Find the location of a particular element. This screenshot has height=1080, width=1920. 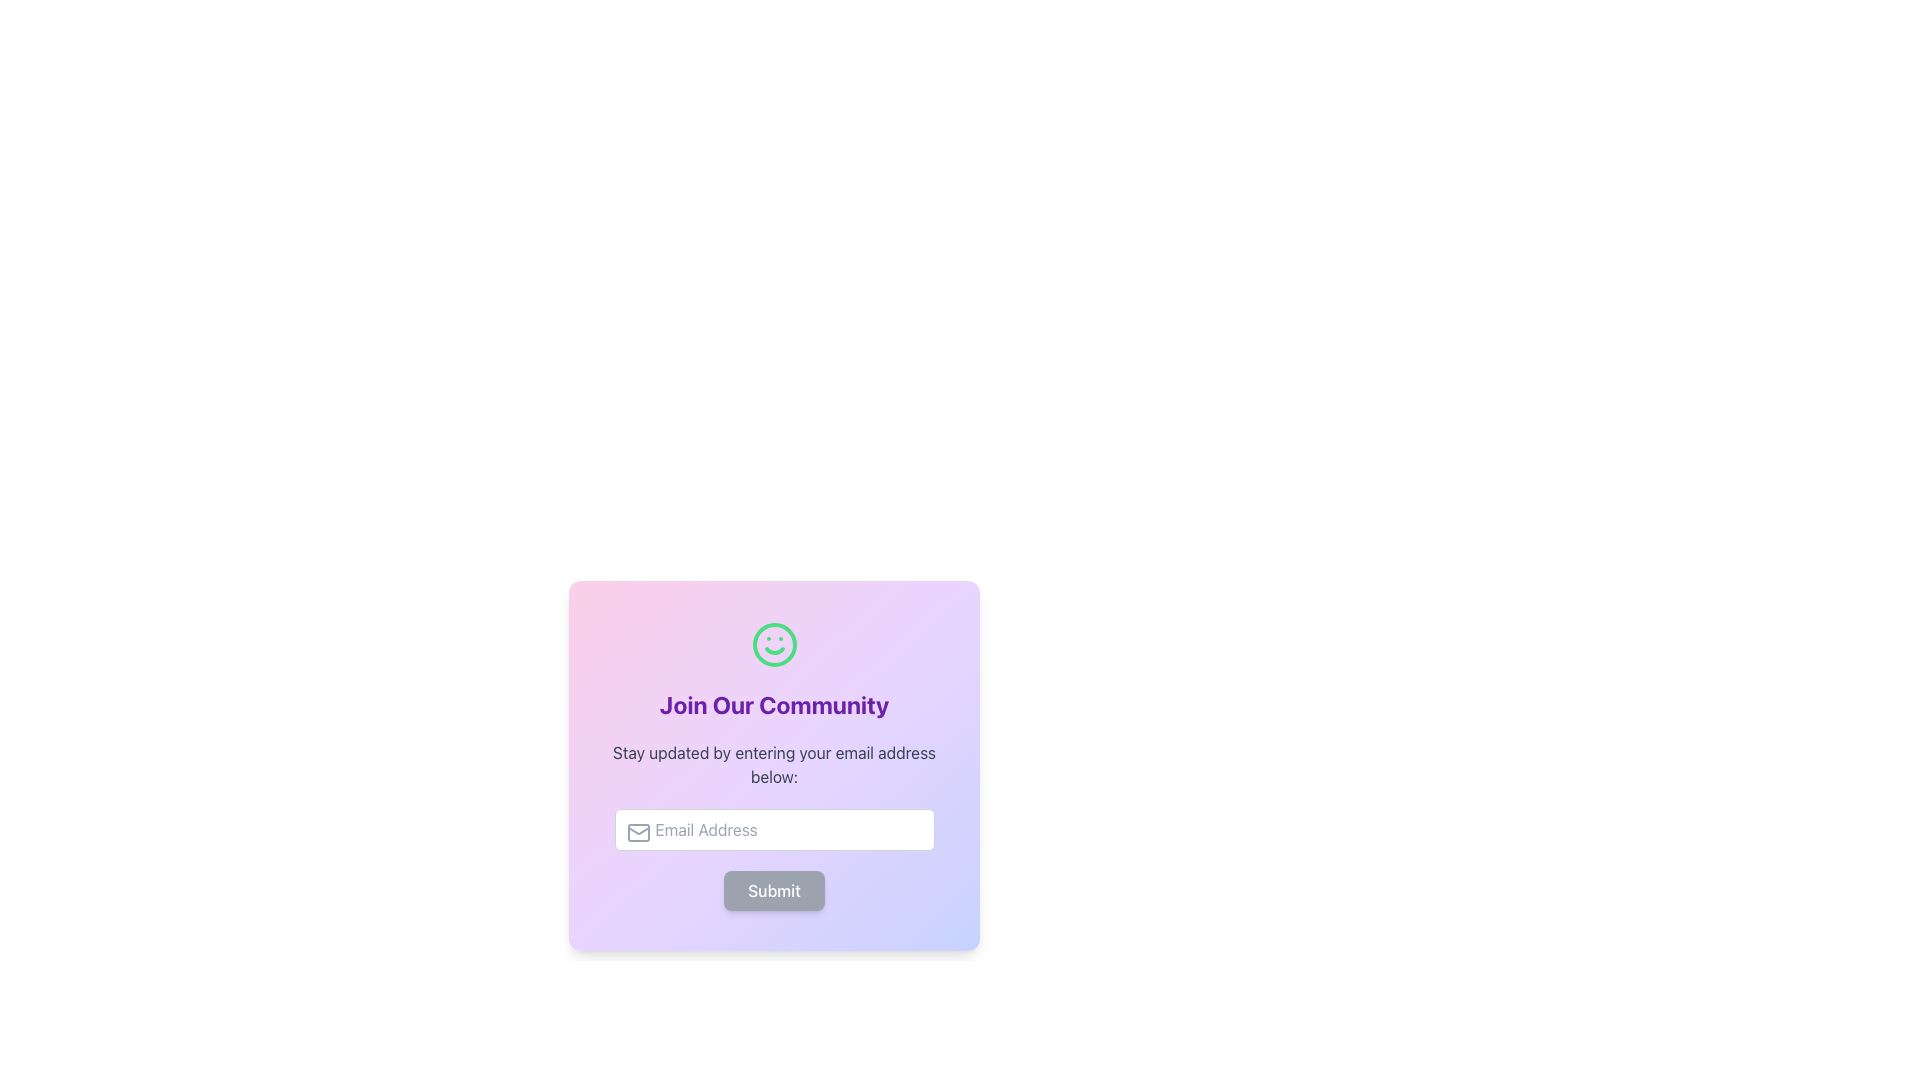

the decorative envelope icon located inside the text input field labeled 'Email Address', which is positioned to the far left of the input field is located at coordinates (637, 833).